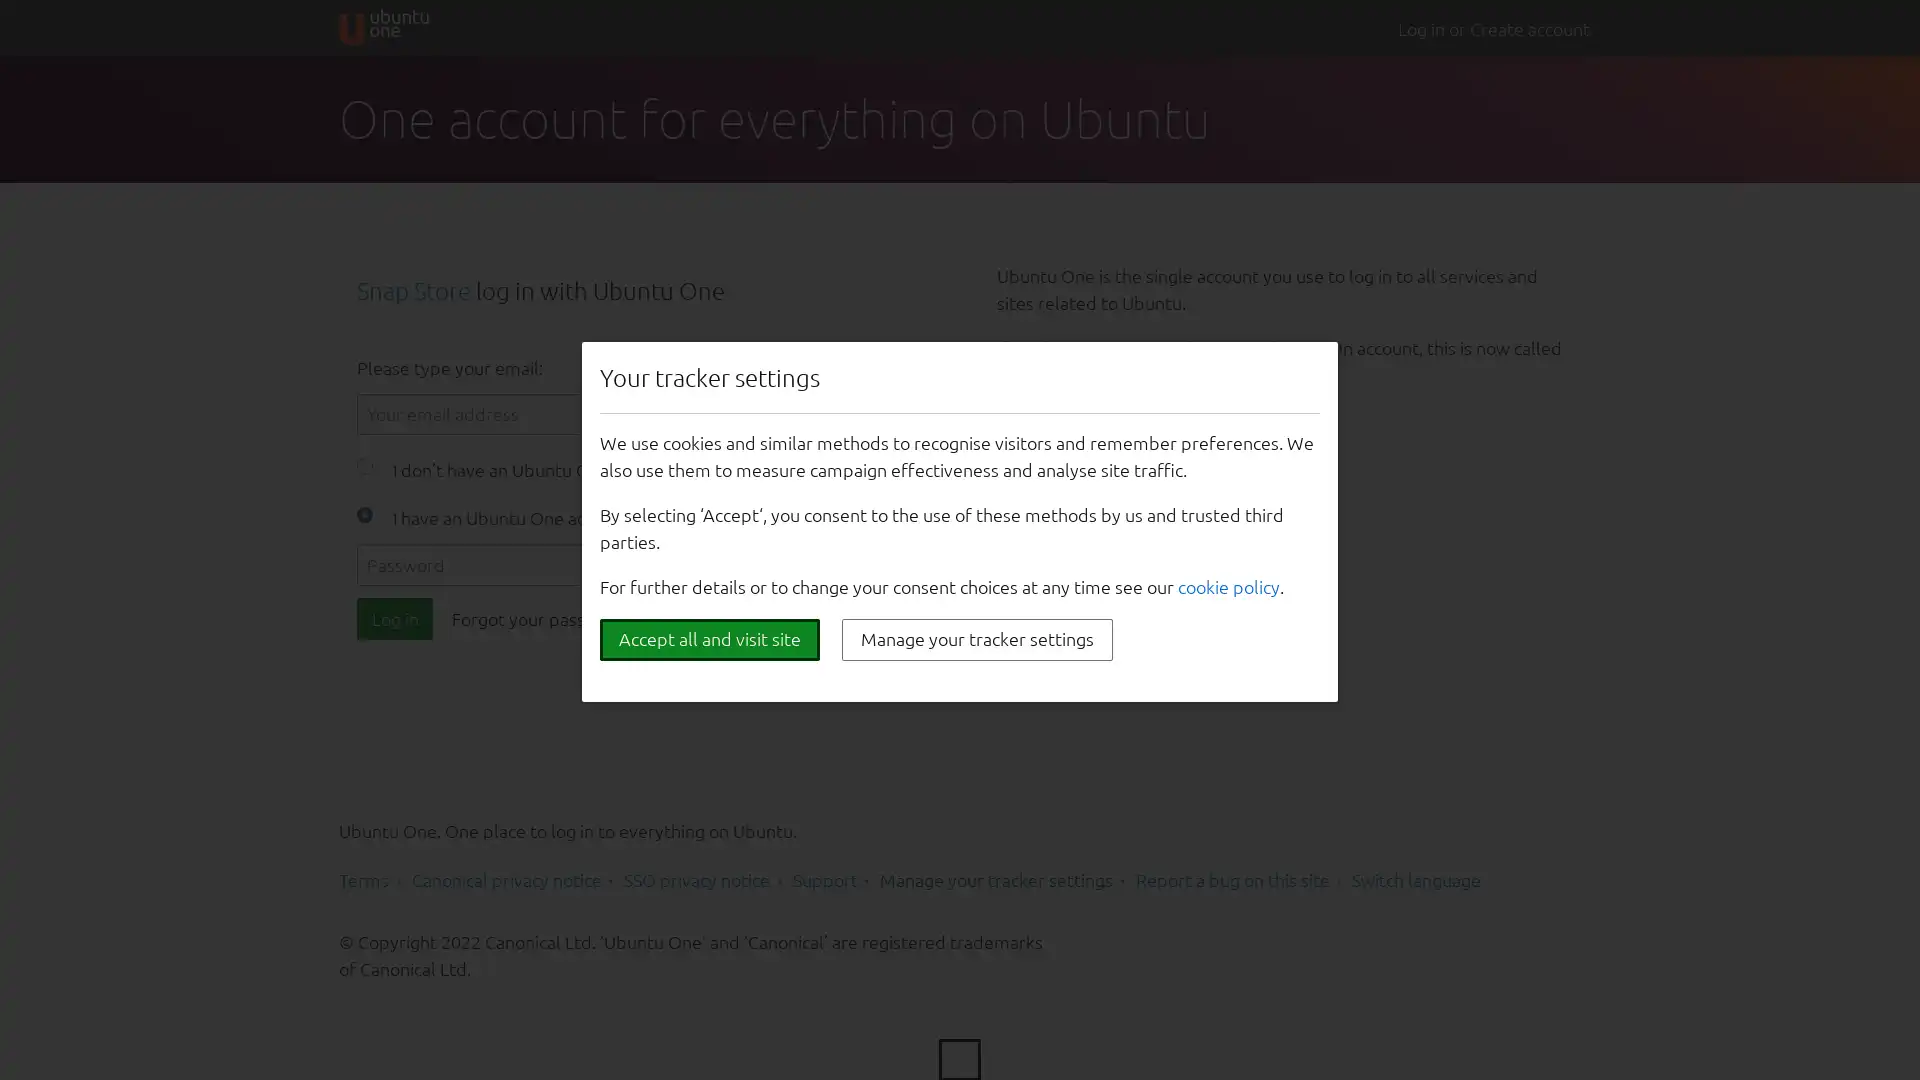  What do you see at coordinates (394, 617) in the screenshot?
I see `Log in` at bounding box center [394, 617].